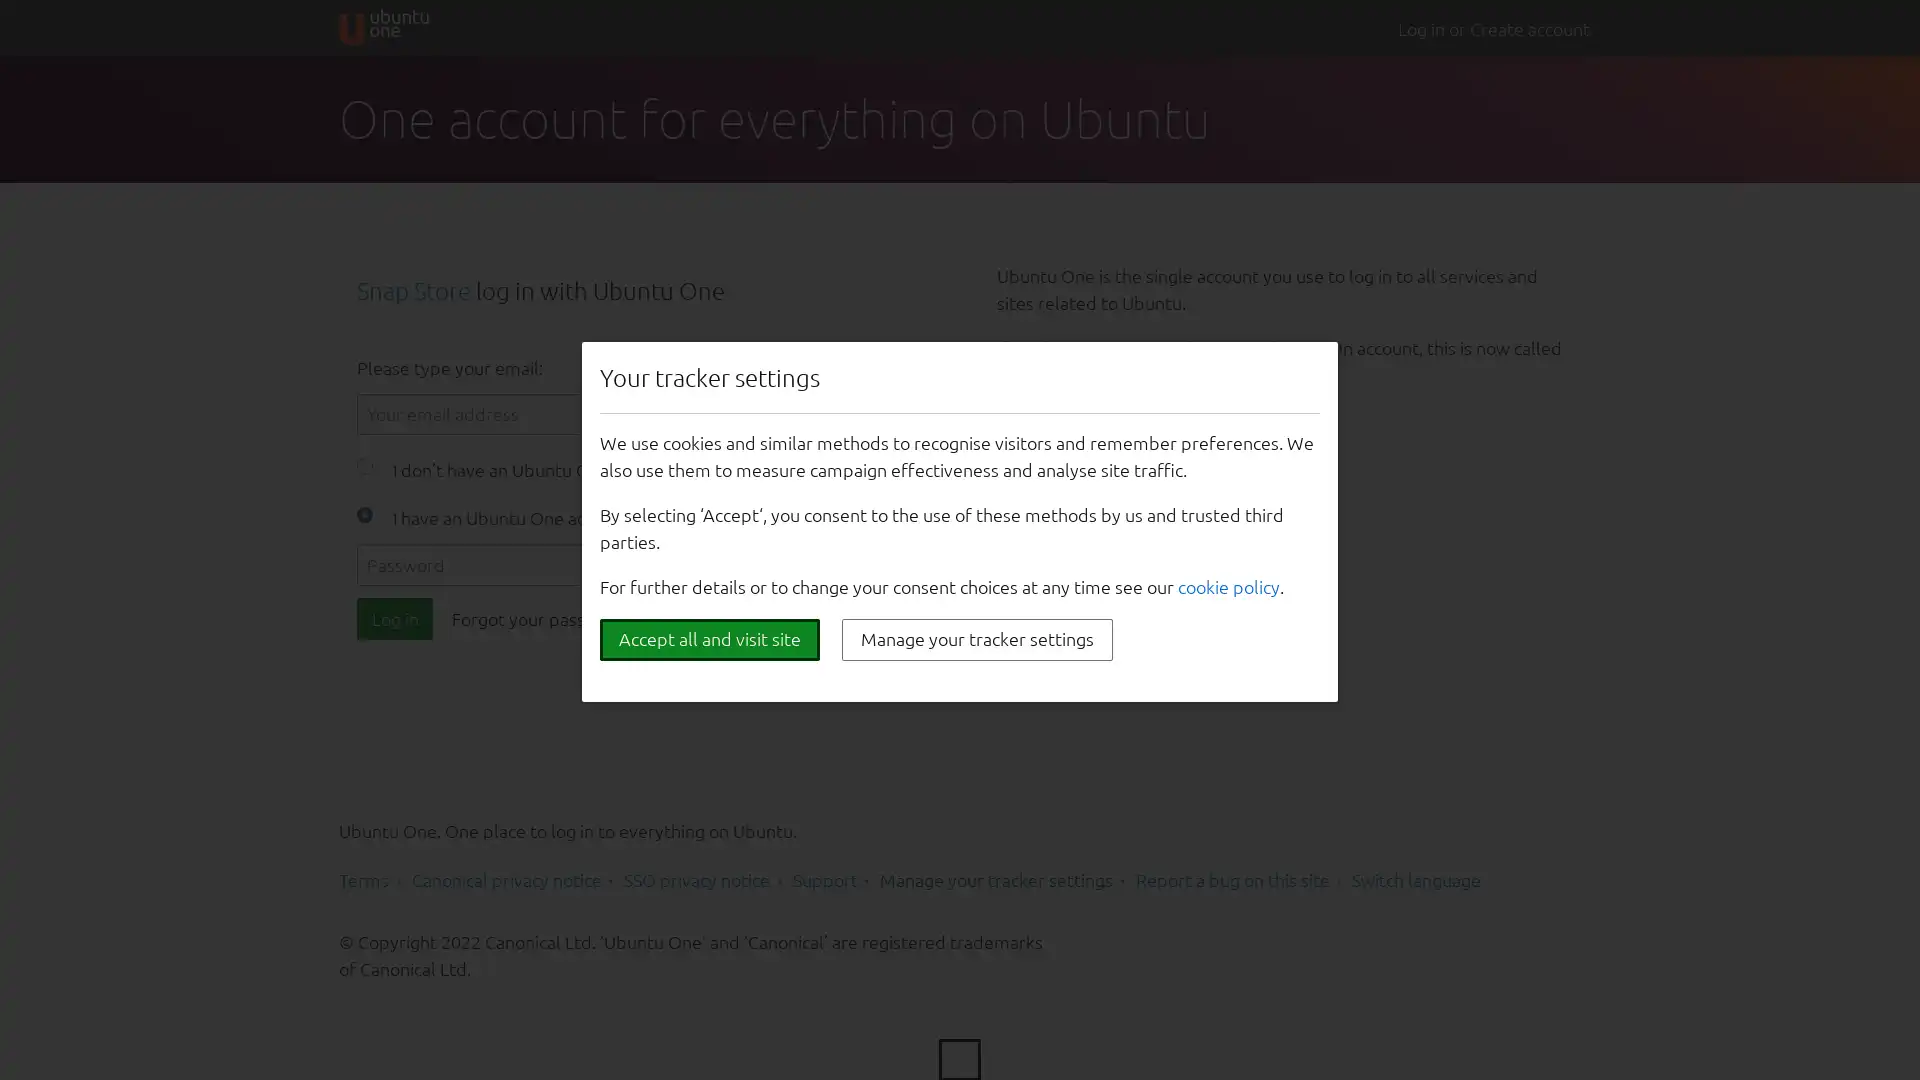  What do you see at coordinates (394, 617) in the screenshot?
I see `Log in` at bounding box center [394, 617].